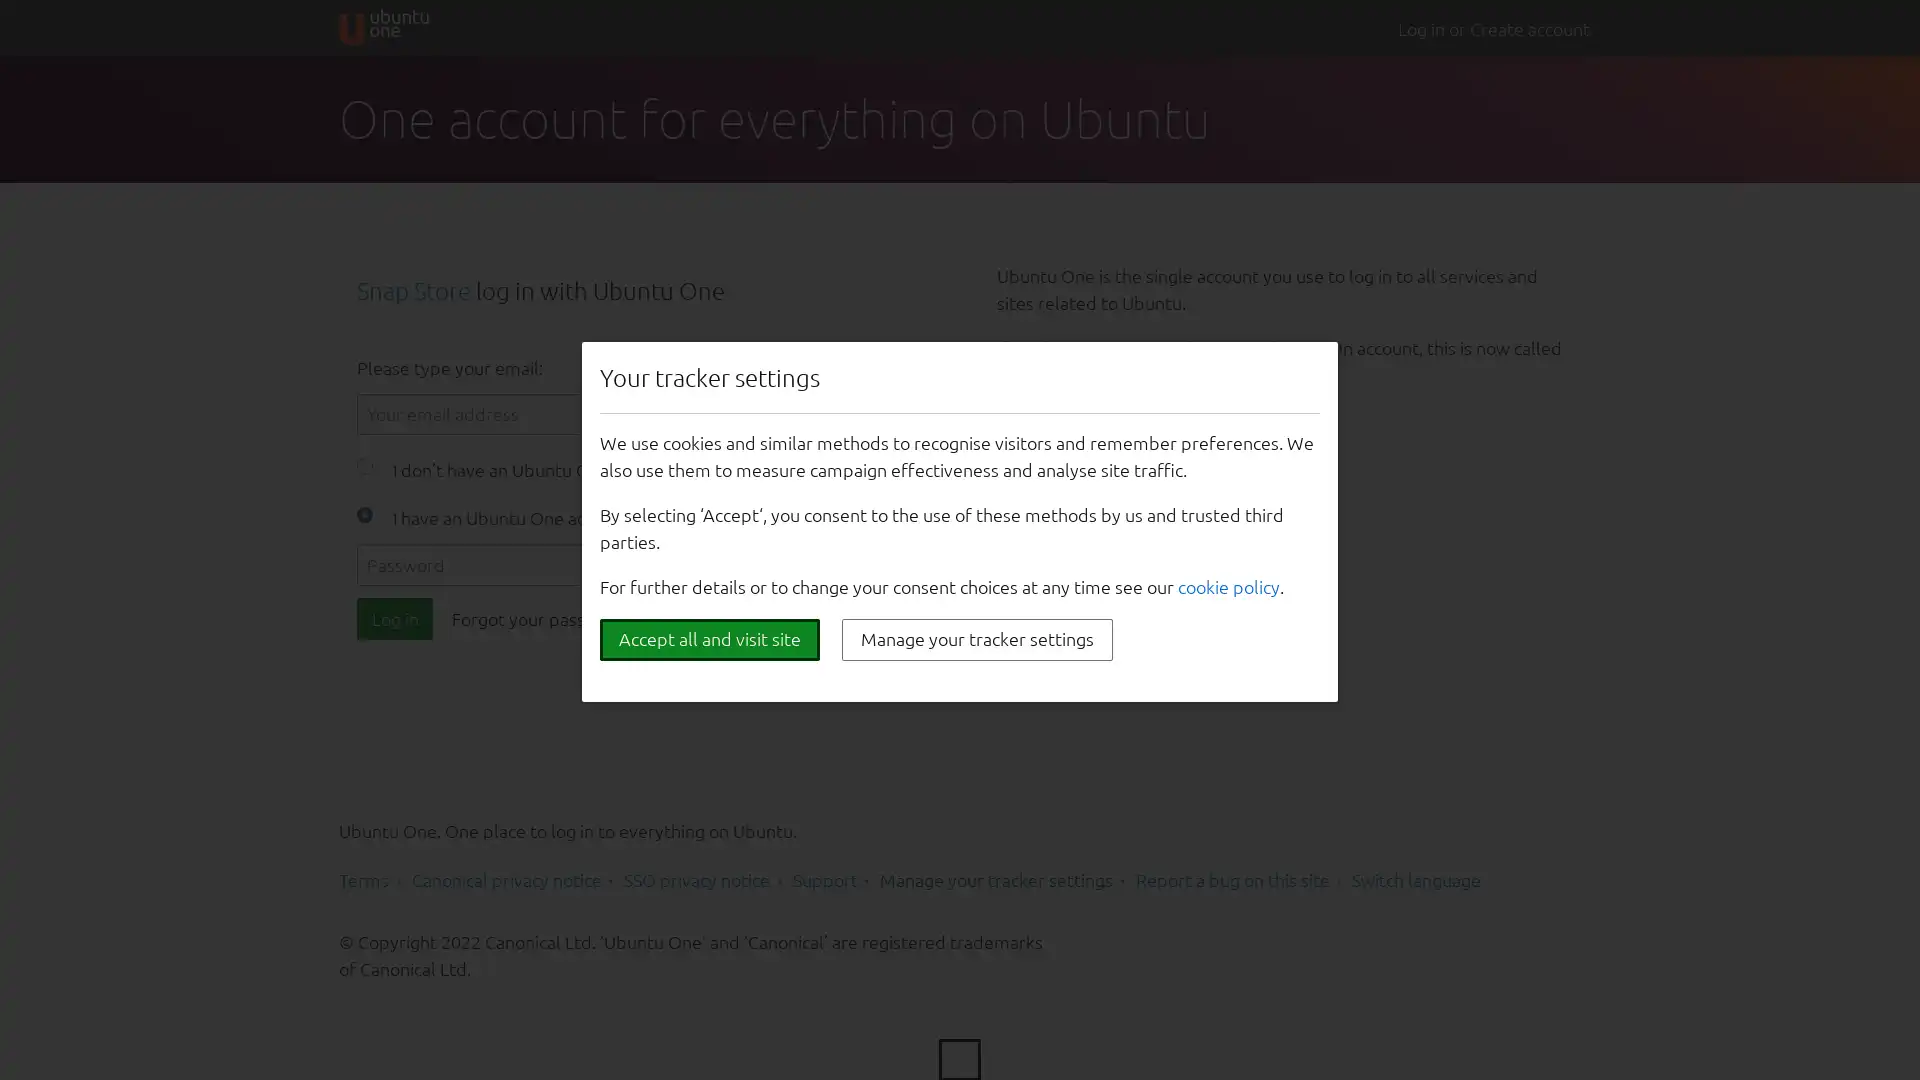  What do you see at coordinates (394, 617) in the screenshot?
I see `Log in` at bounding box center [394, 617].